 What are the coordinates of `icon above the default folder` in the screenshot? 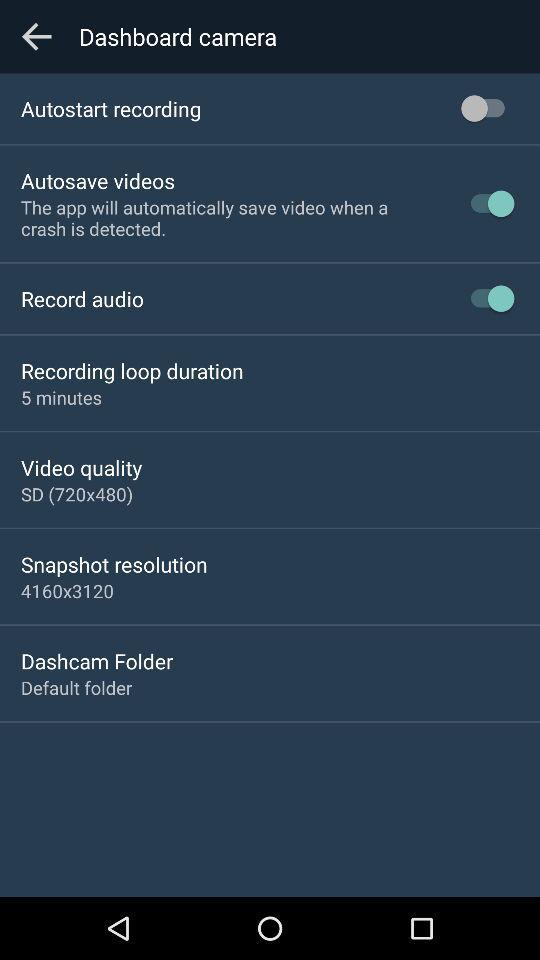 It's located at (96, 661).